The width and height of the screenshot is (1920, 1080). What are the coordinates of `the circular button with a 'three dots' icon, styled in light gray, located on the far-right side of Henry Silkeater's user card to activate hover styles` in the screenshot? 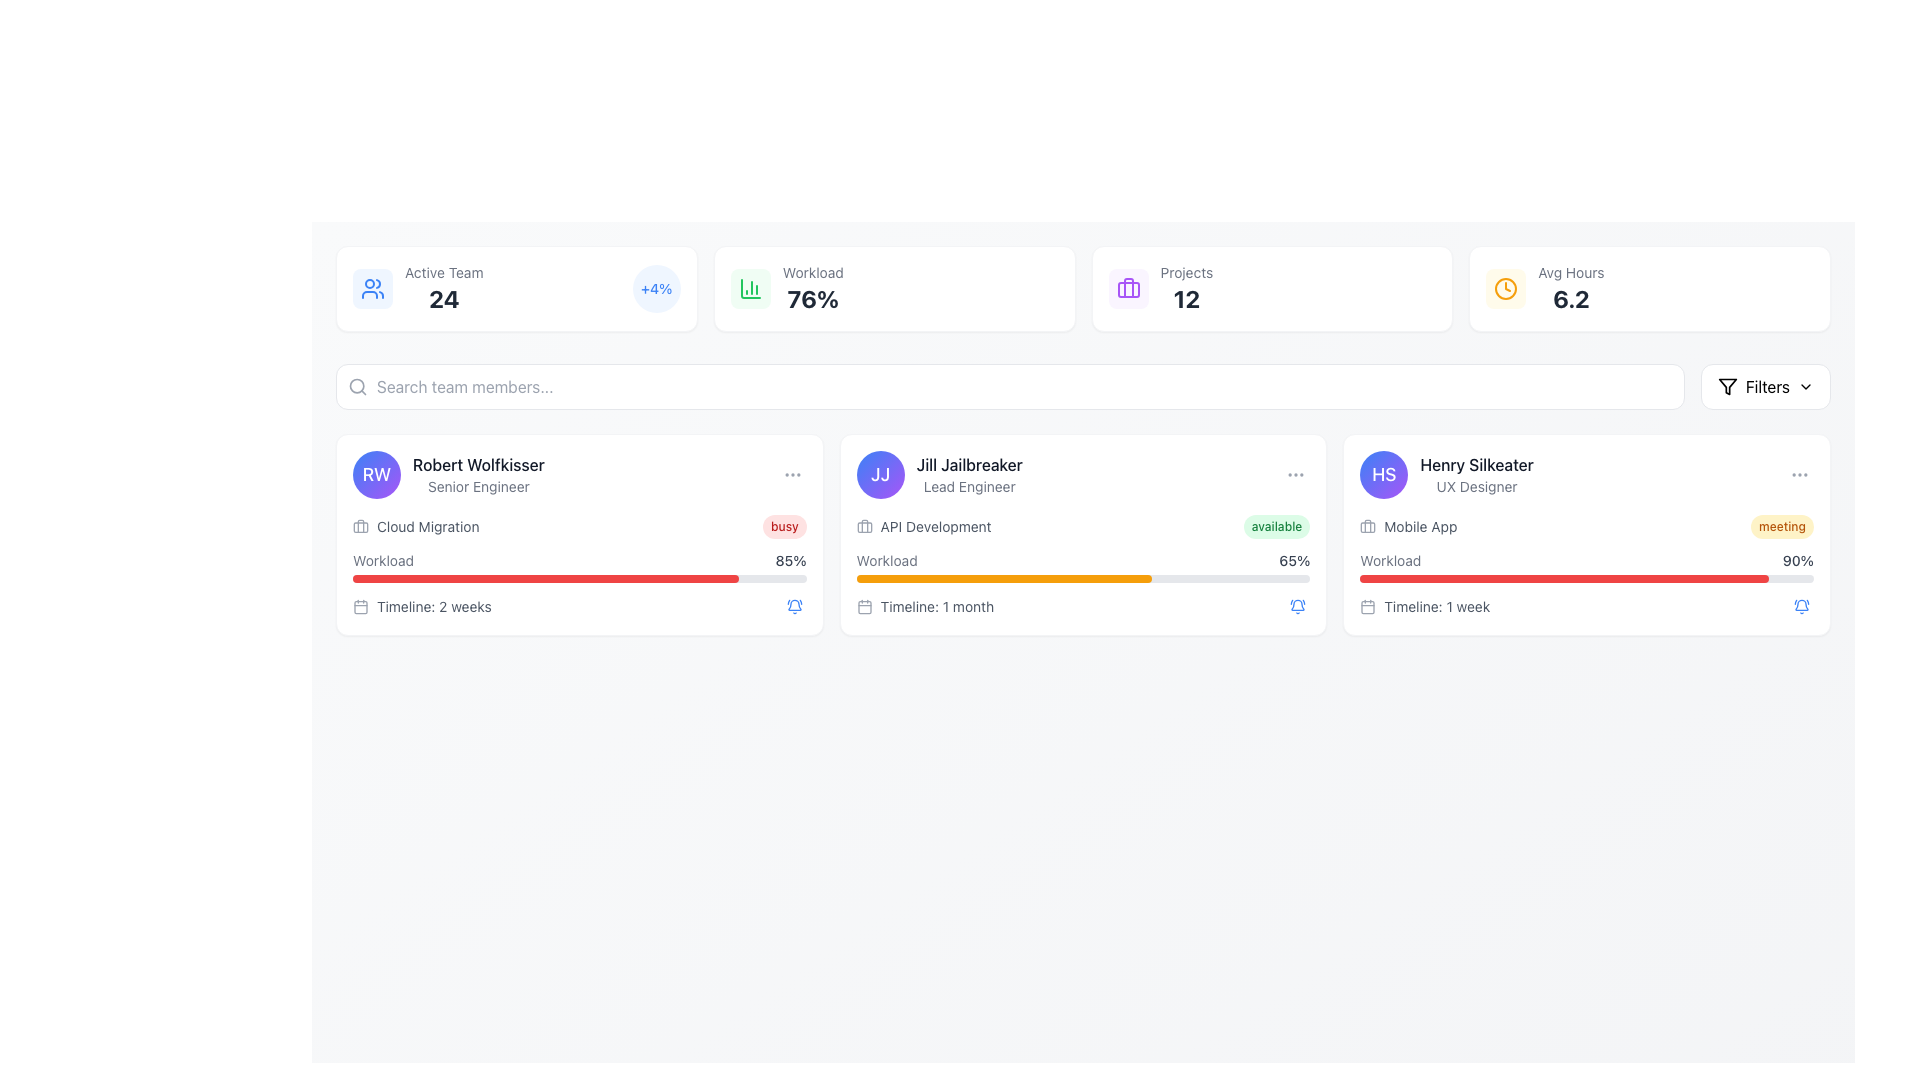 It's located at (1800, 474).